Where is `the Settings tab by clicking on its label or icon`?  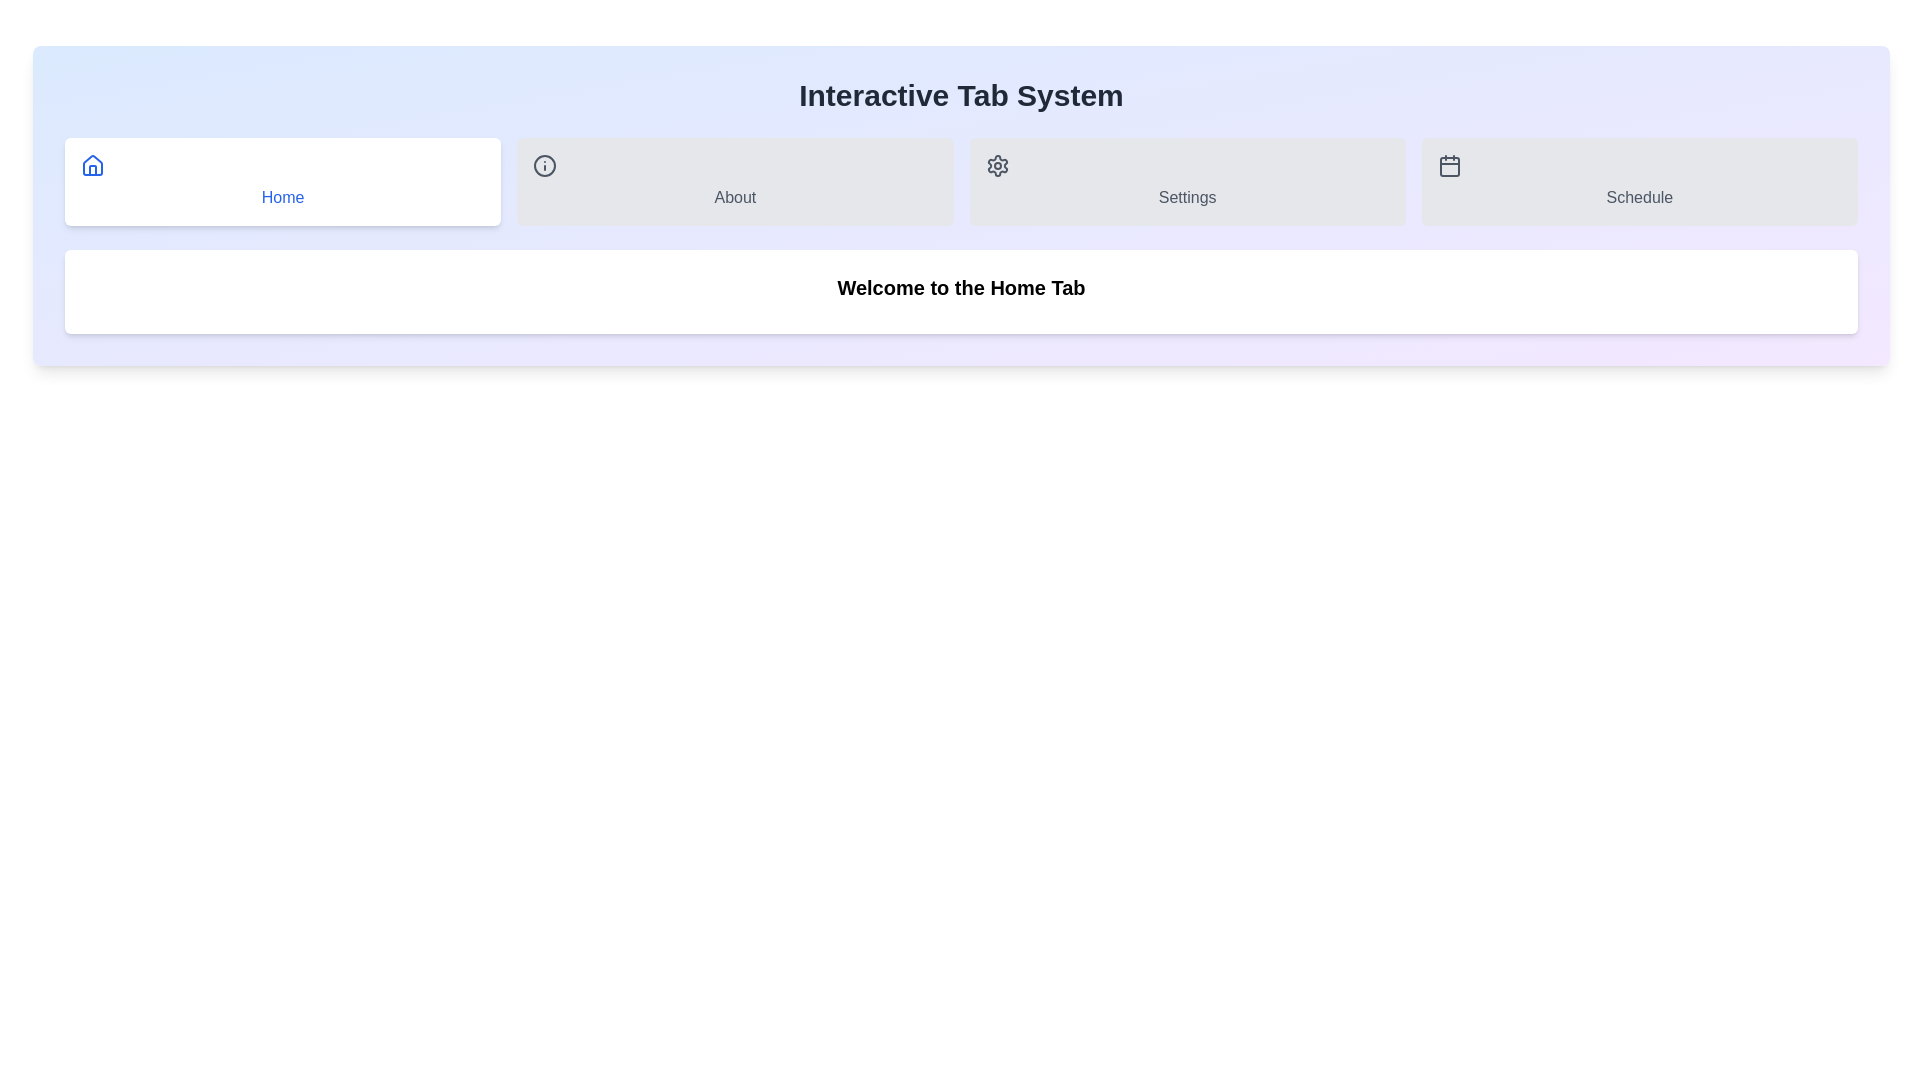
the Settings tab by clicking on its label or icon is located at coordinates (1187, 181).